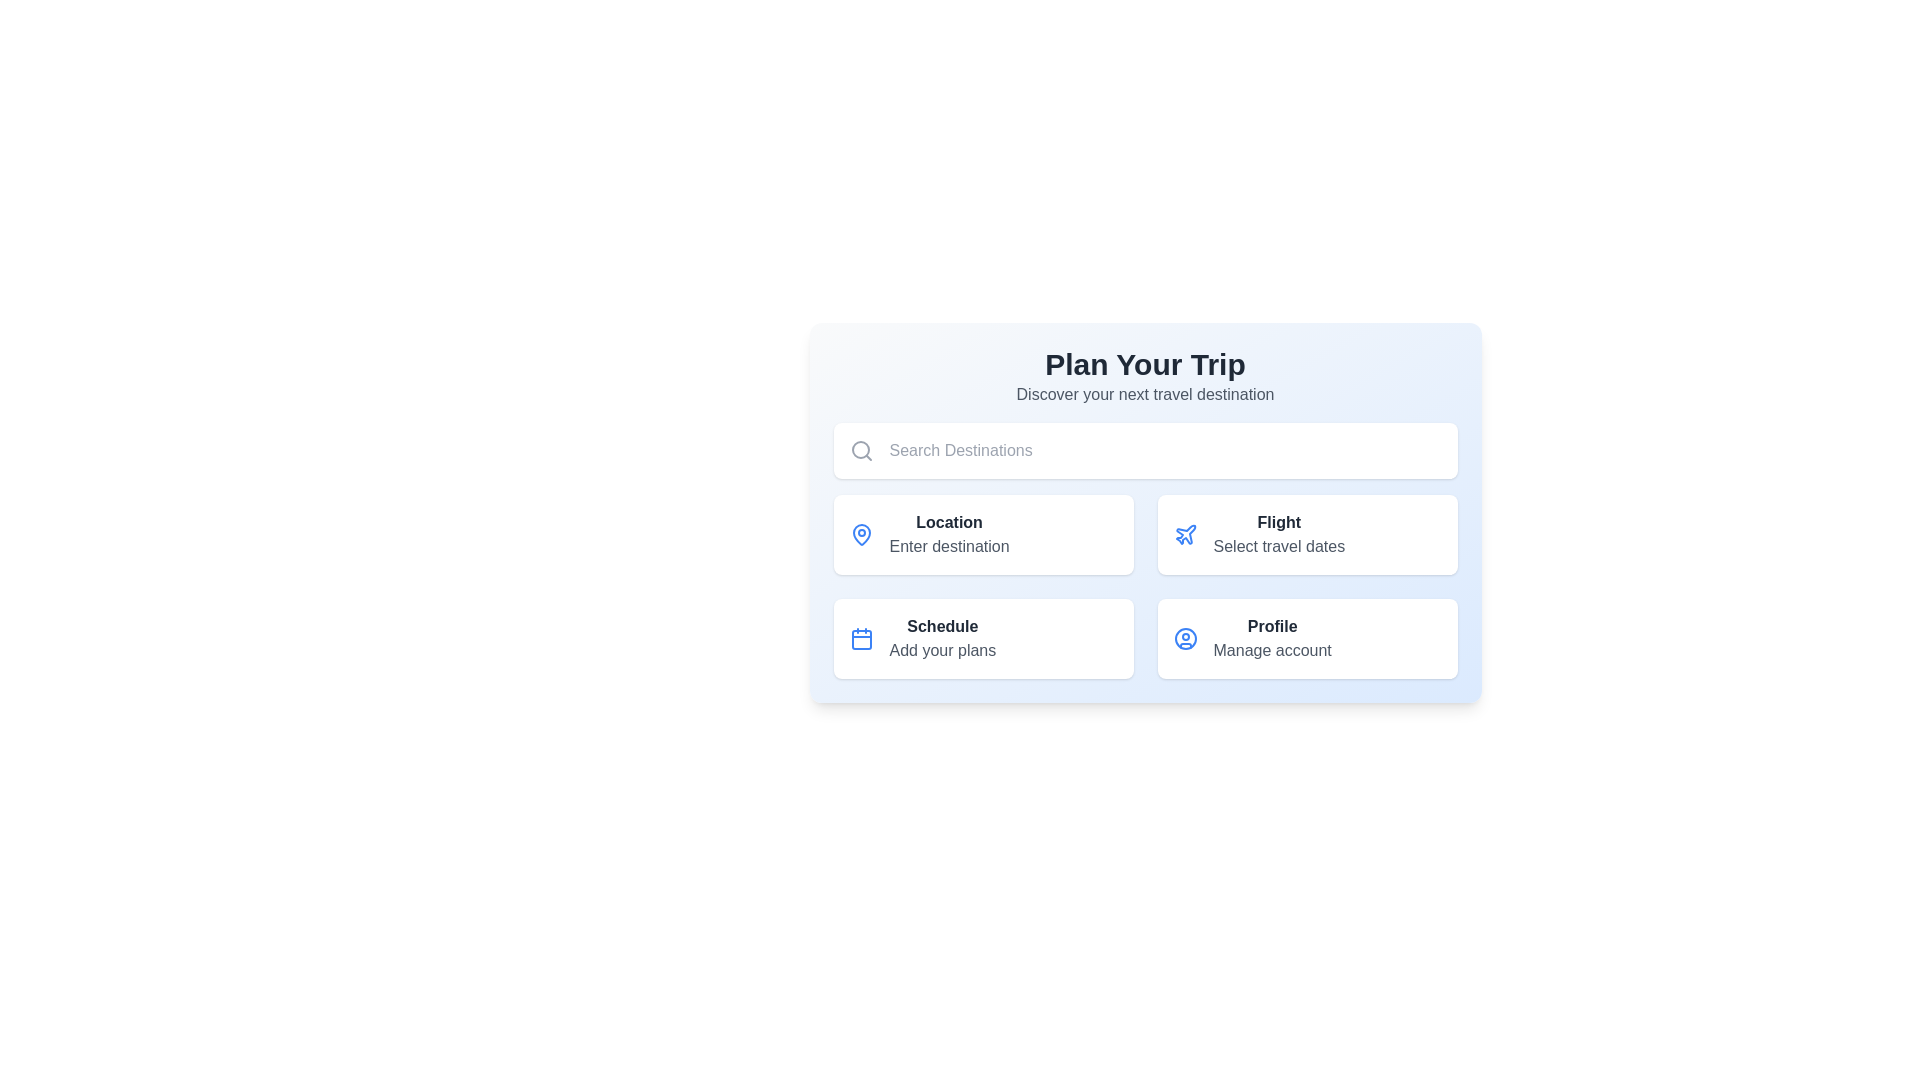 The width and height of the screenshot is (1920, 1080). Describe the element at coordinates (983, 639) in the screenshot. I see `the Card component located in the lower-left corner of the grid structure, specifically the third position among four cards, which contains a schedule-related feature description` at that location.